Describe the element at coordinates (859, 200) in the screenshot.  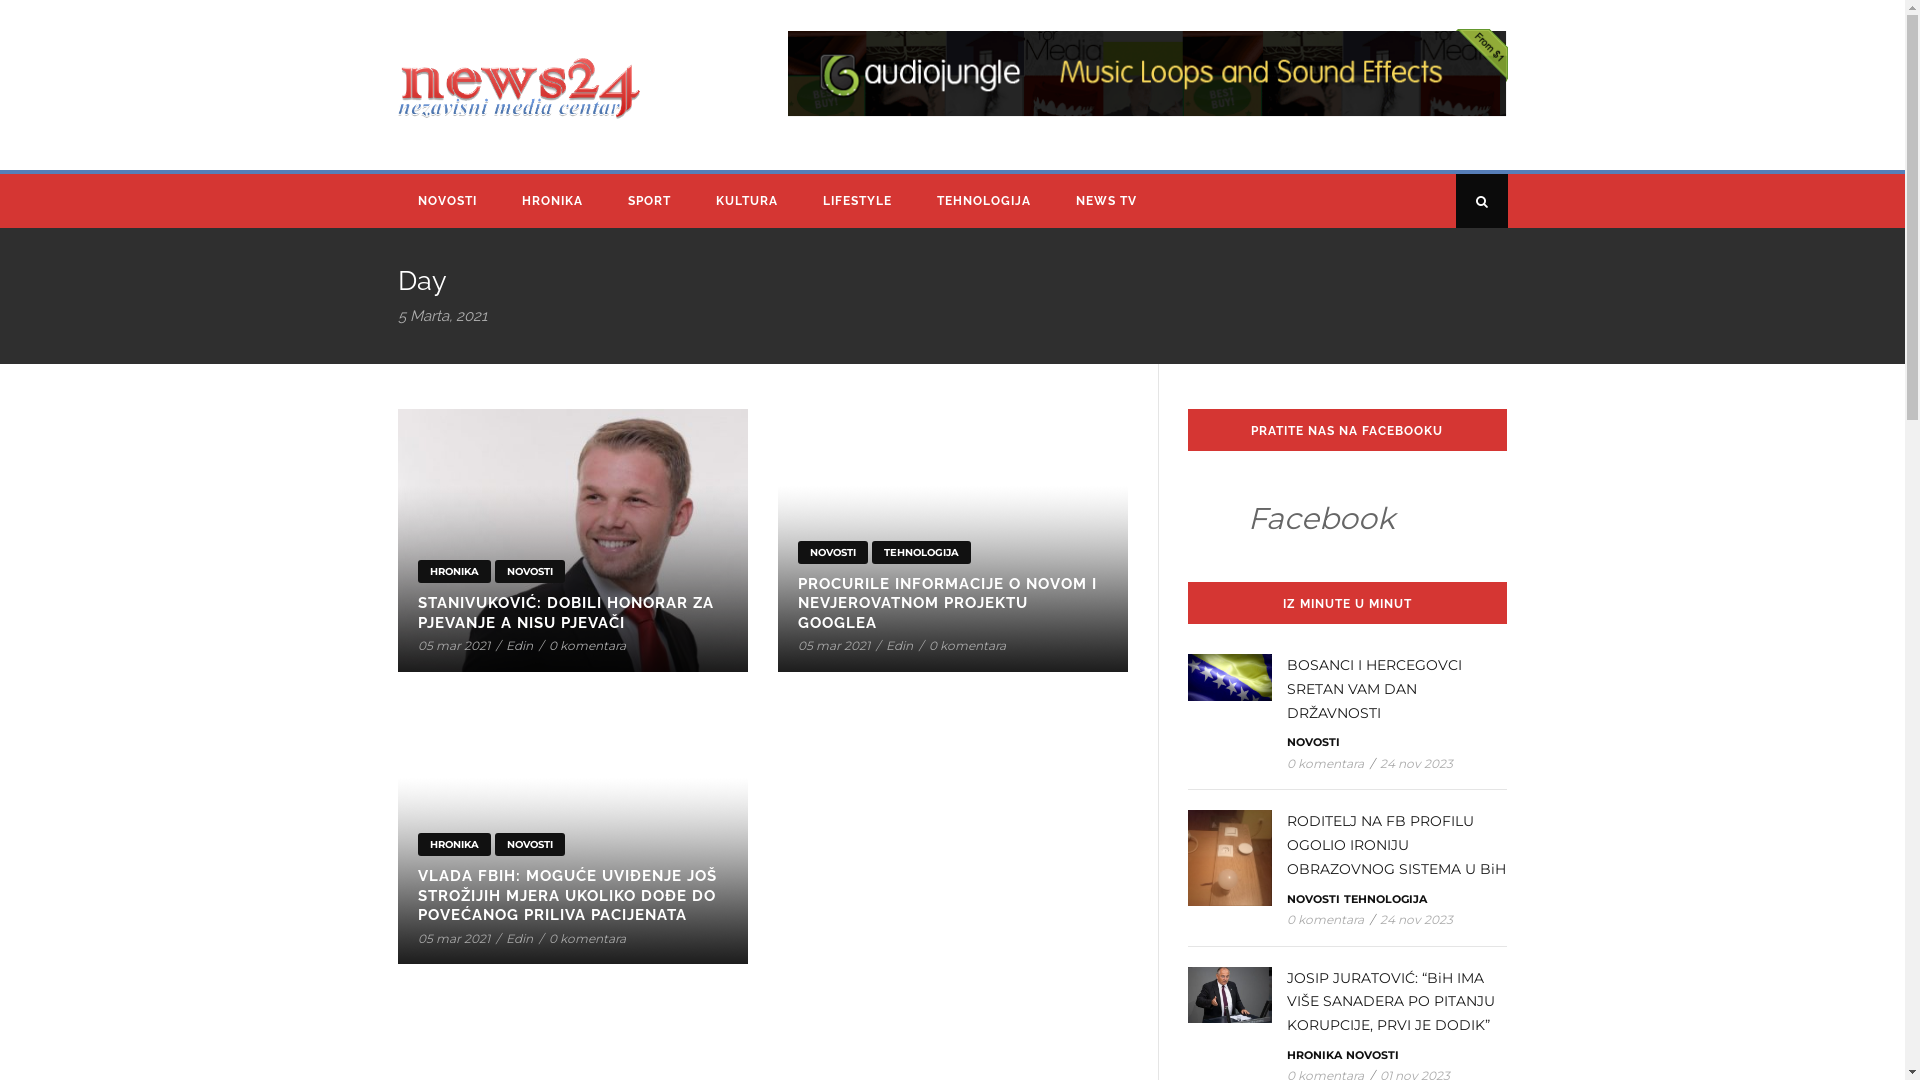
I see `'LIFESTYLE'` at that location.